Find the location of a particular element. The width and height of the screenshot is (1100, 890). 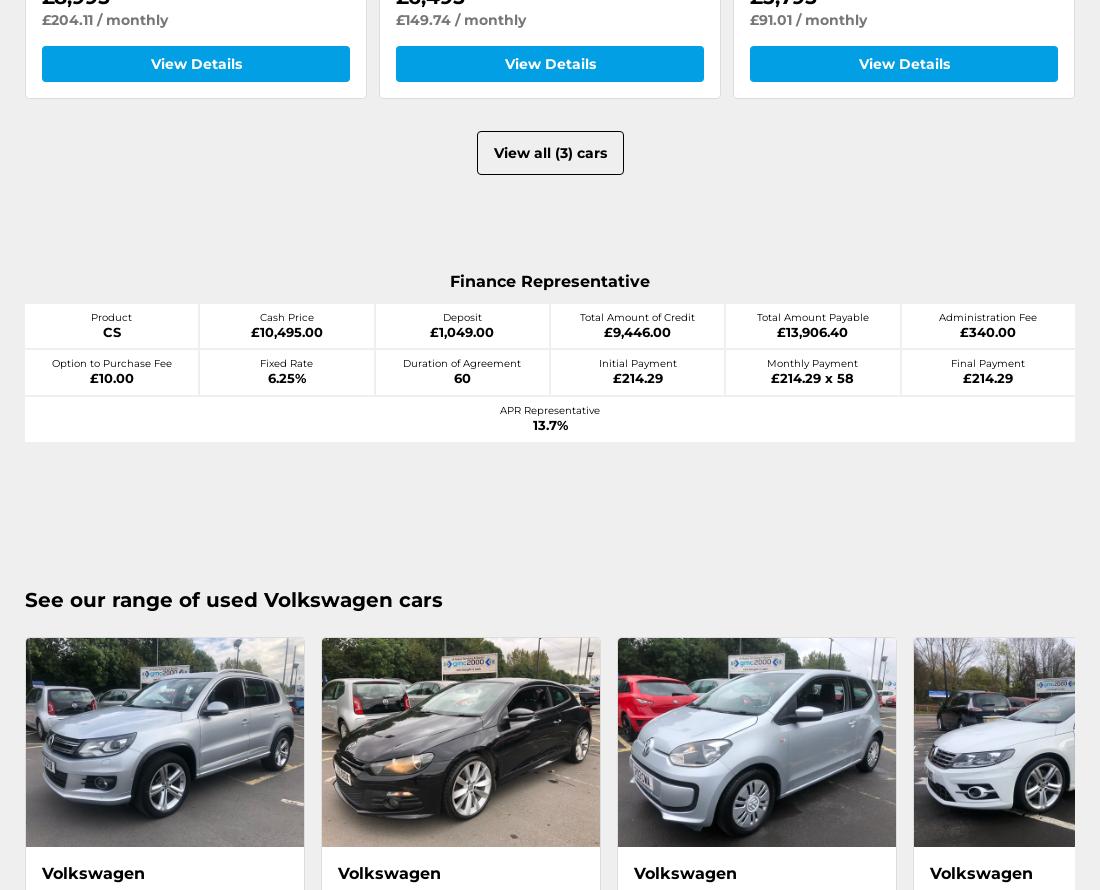

'£13,906.40' is located at coordinates (812, 330).